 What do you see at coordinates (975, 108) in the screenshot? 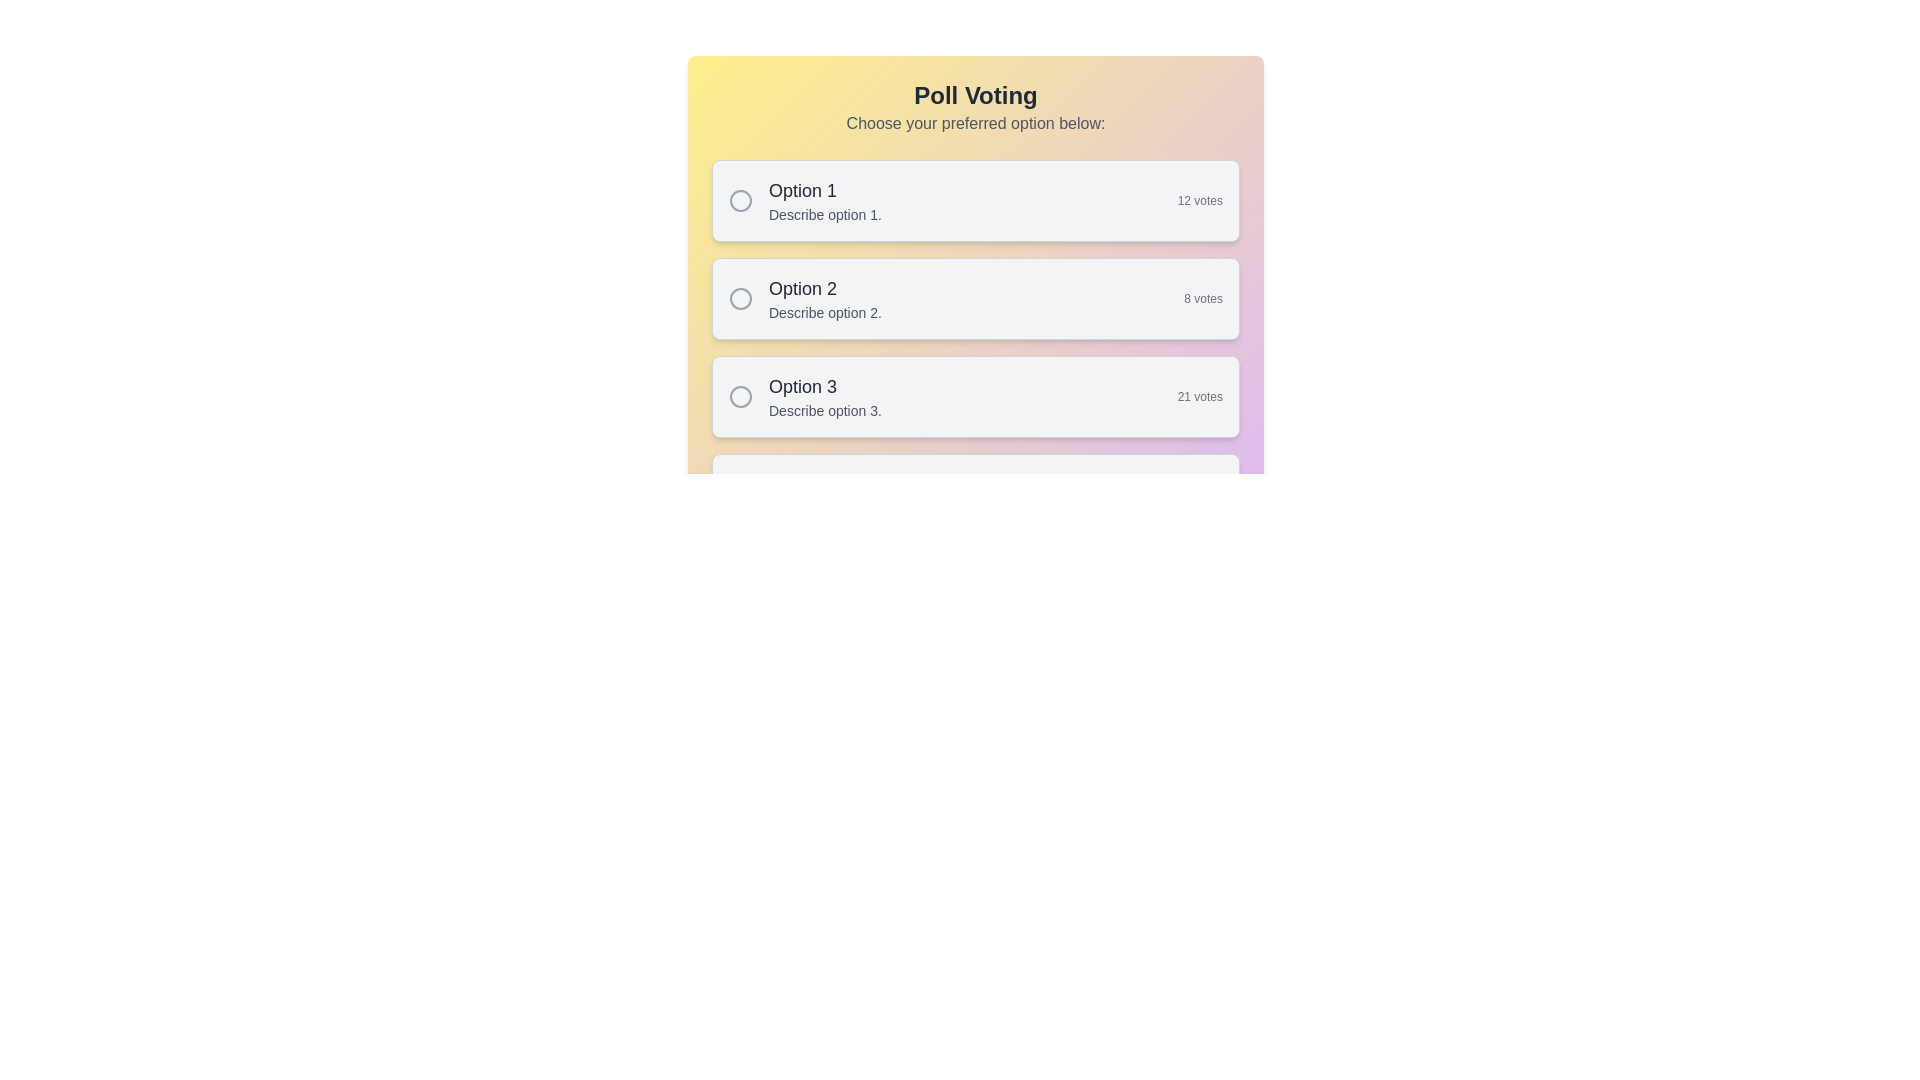
I see `instructional header text located at the top of the poll interface, which serves as a title and guide for the voting section` at bounding box center [975, 108].